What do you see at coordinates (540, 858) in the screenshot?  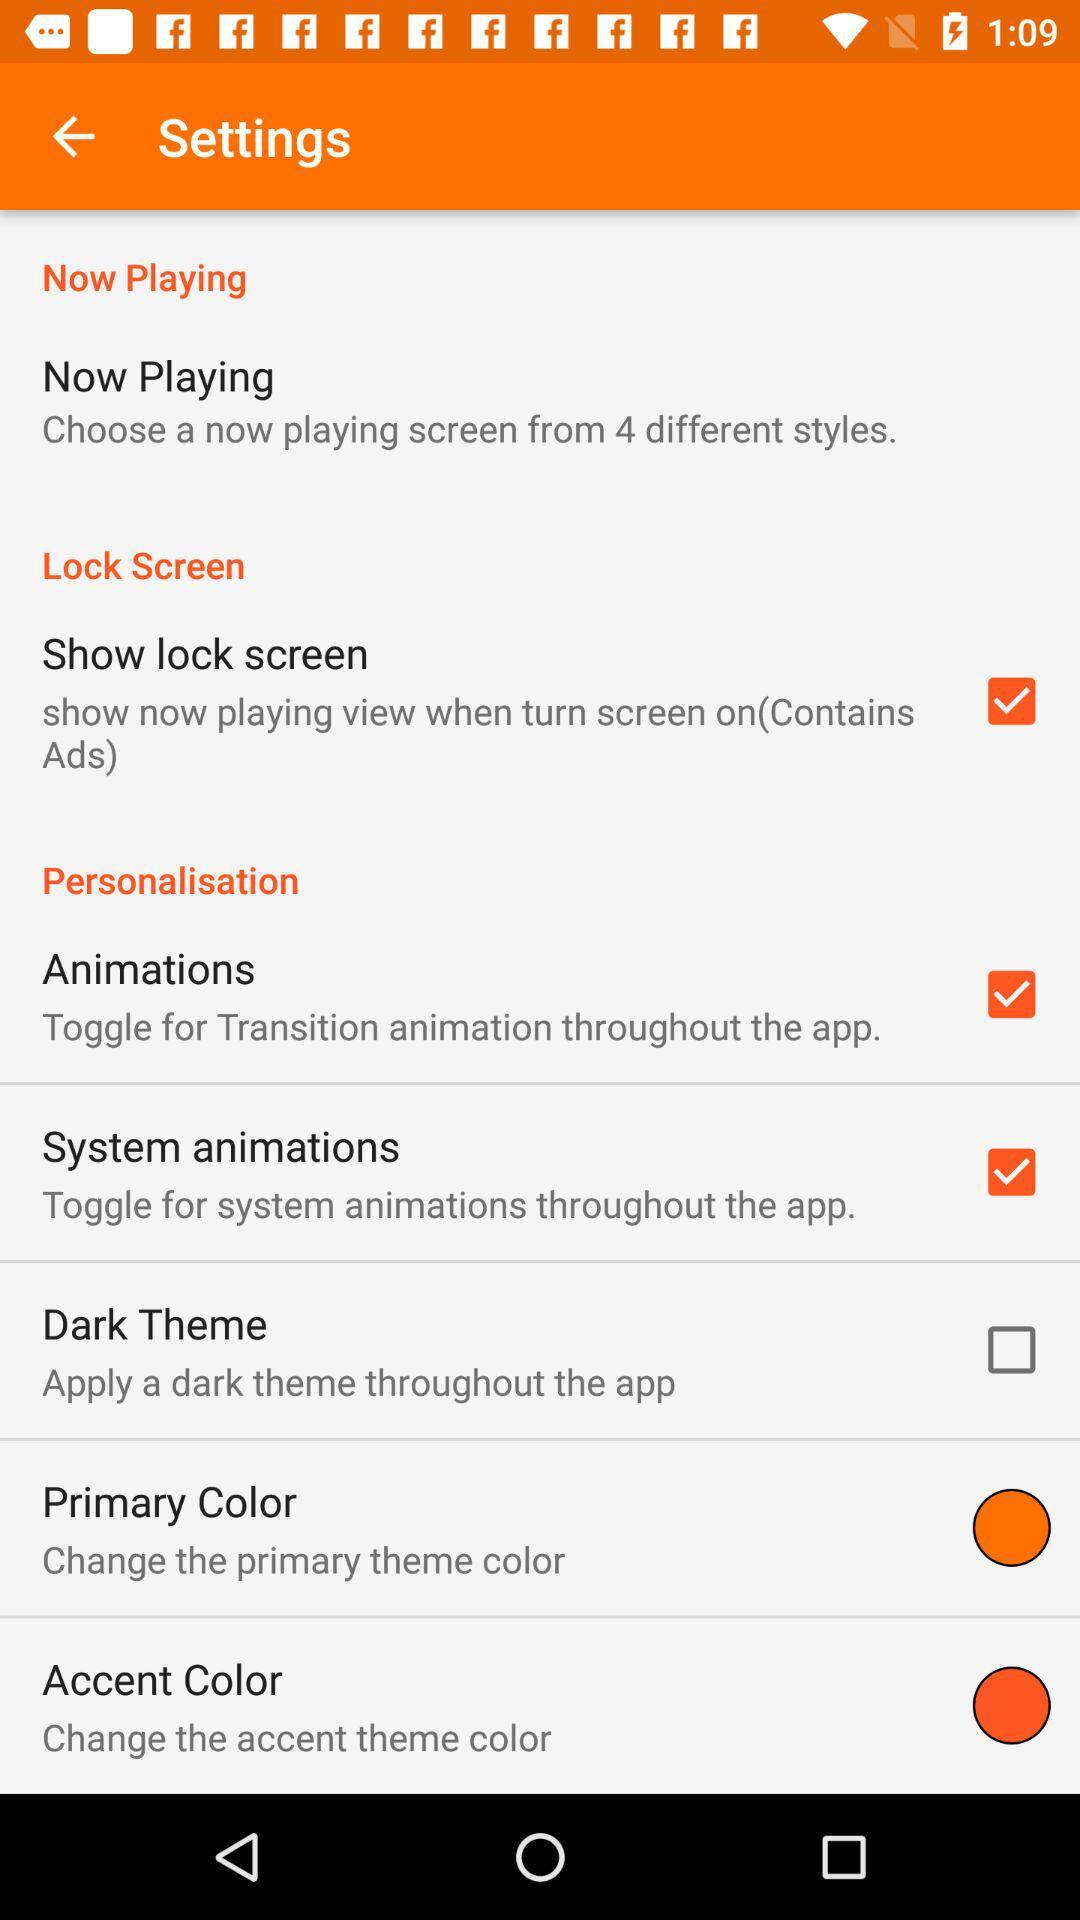 I see `personalisation item` at bounding box center [540, 858].